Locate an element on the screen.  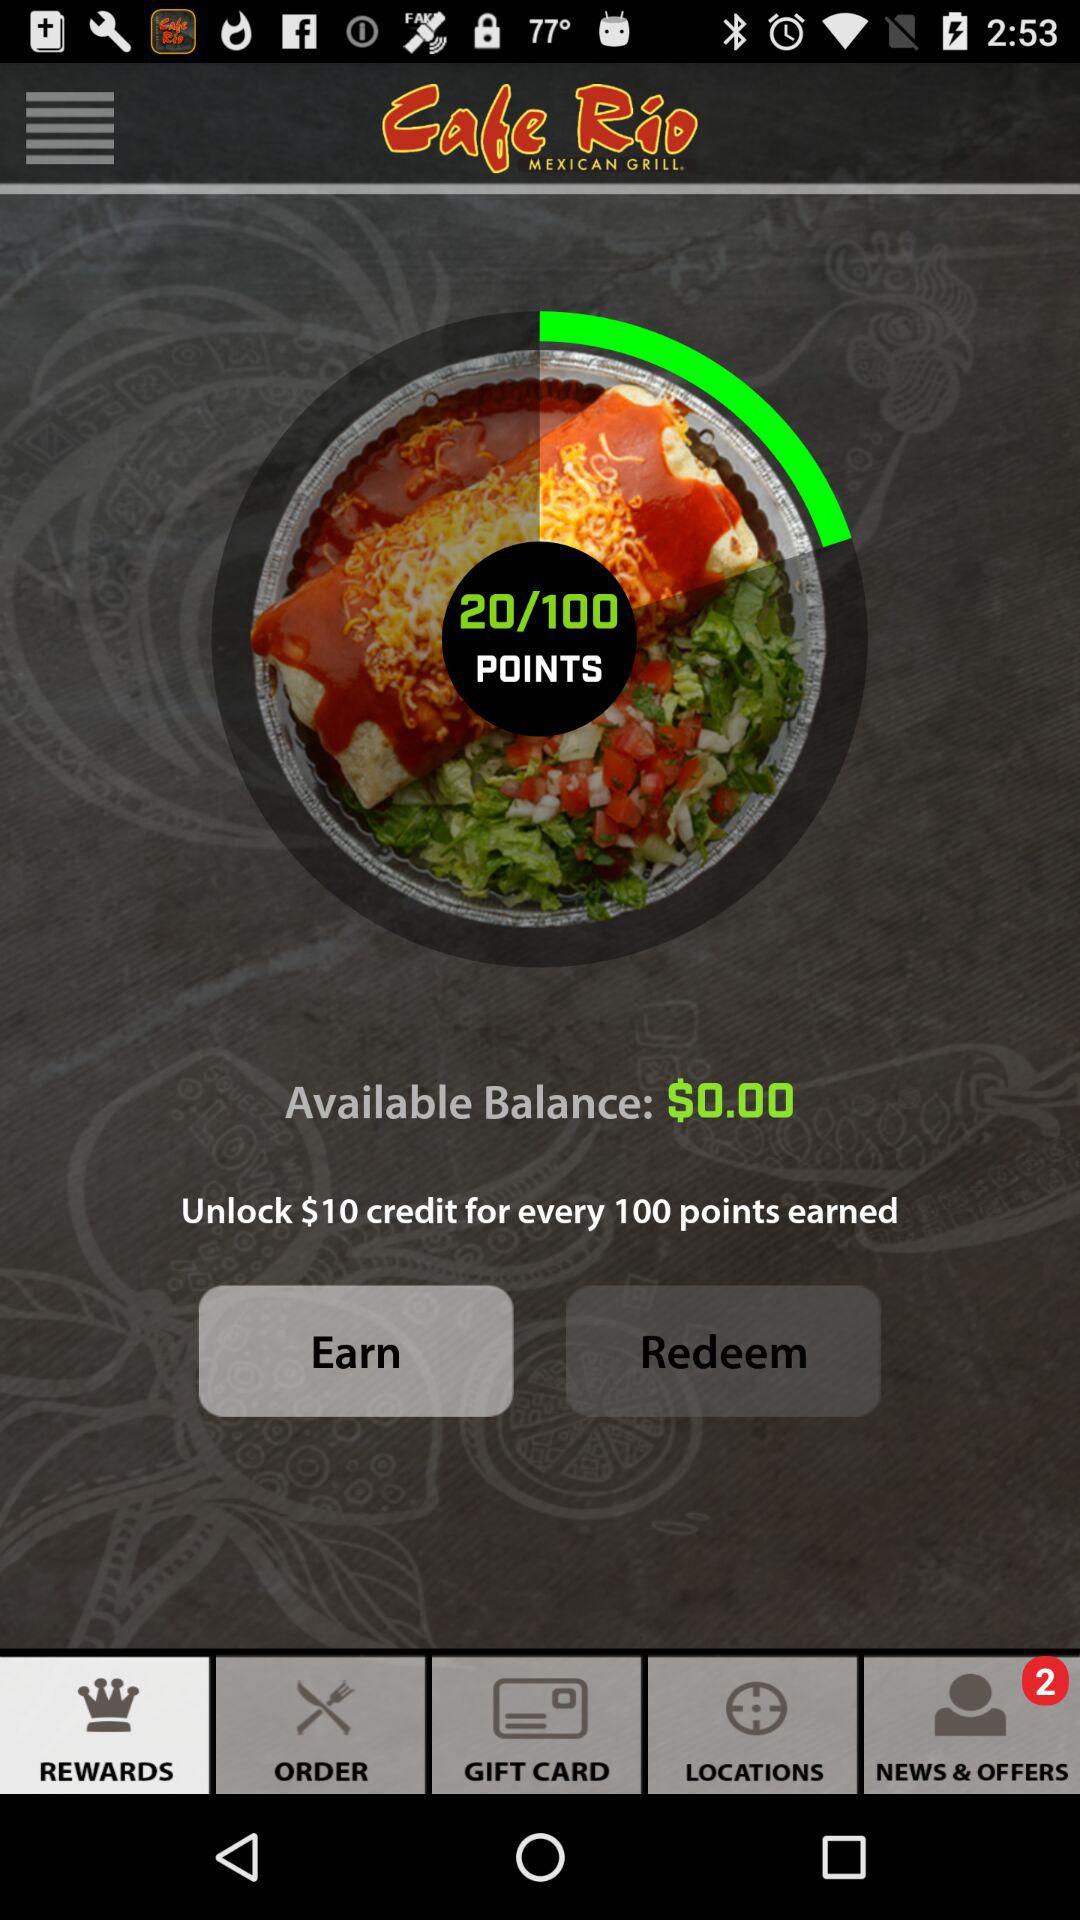
the earn item is located at coordinates (355, 1351).